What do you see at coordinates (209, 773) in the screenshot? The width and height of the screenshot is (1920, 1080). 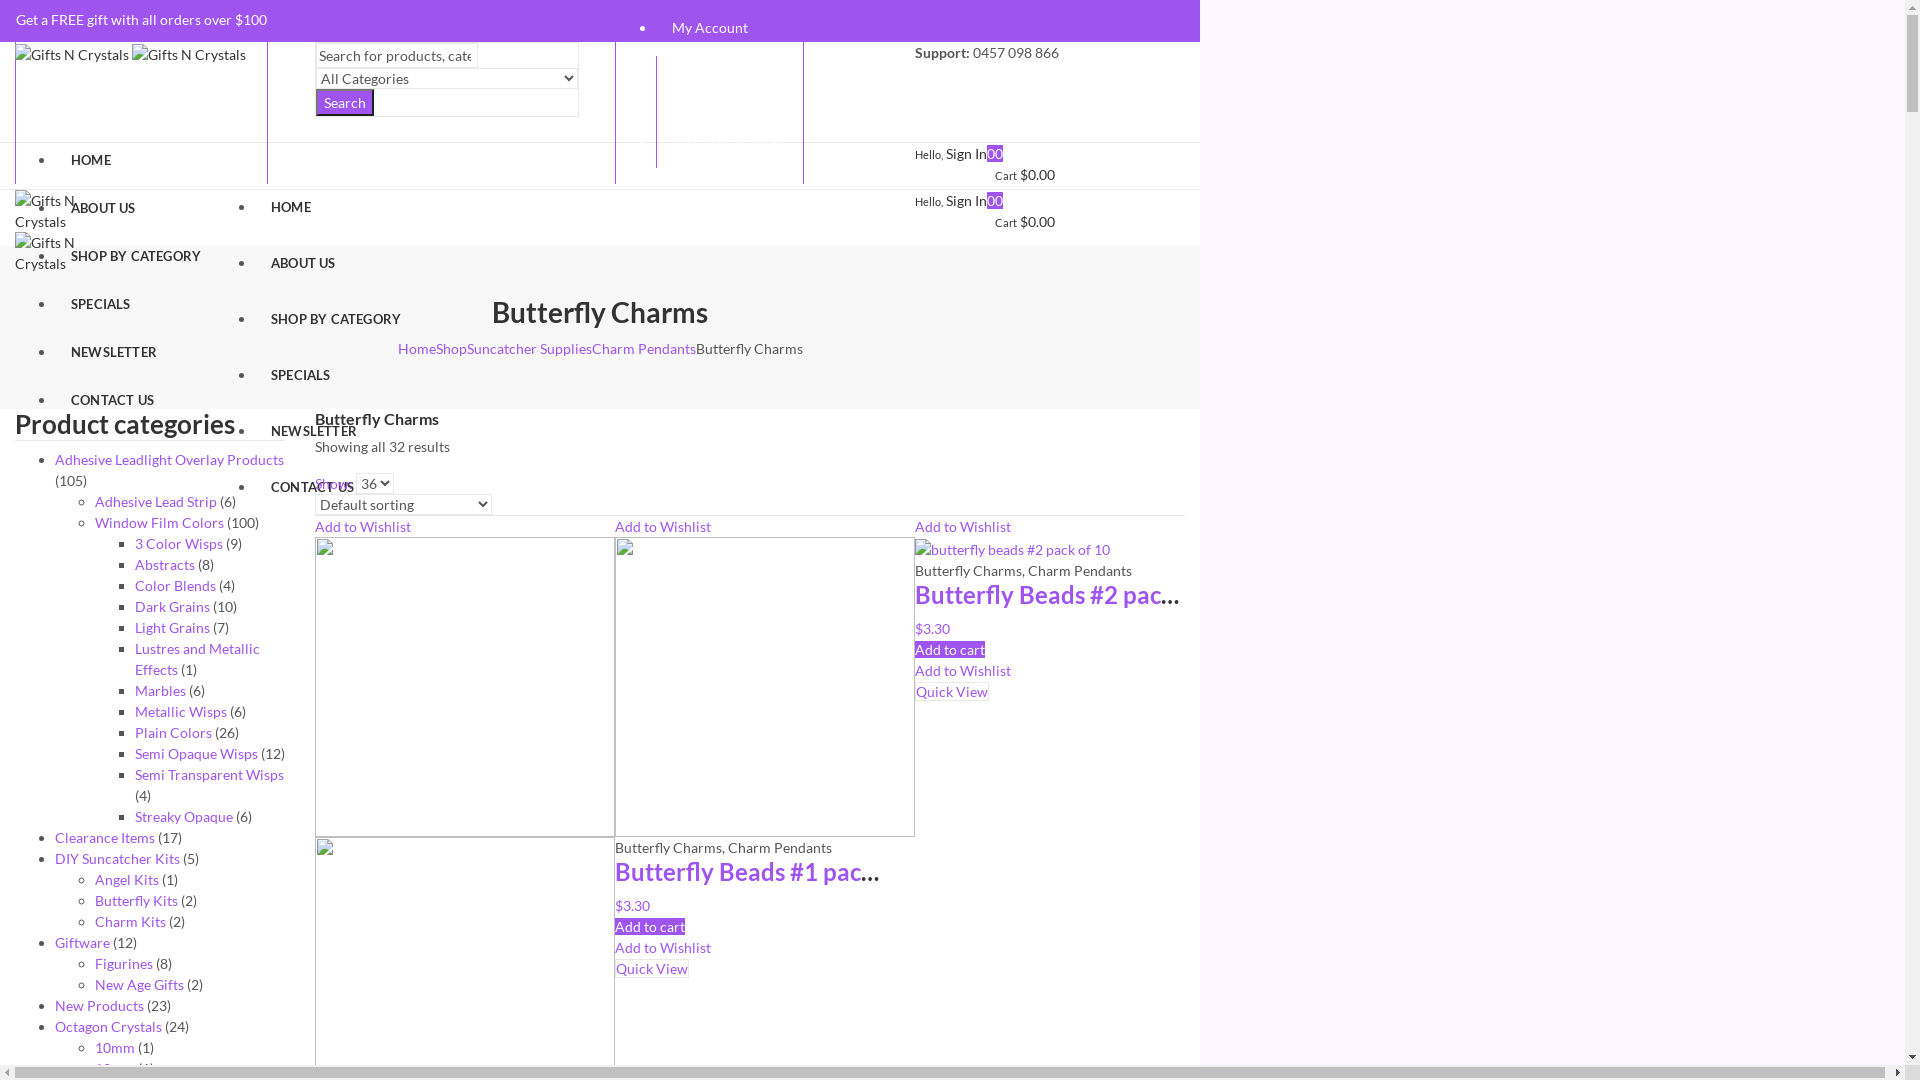 I see `'Semi Transparent Wisps'` at bounding box center [209, 773].